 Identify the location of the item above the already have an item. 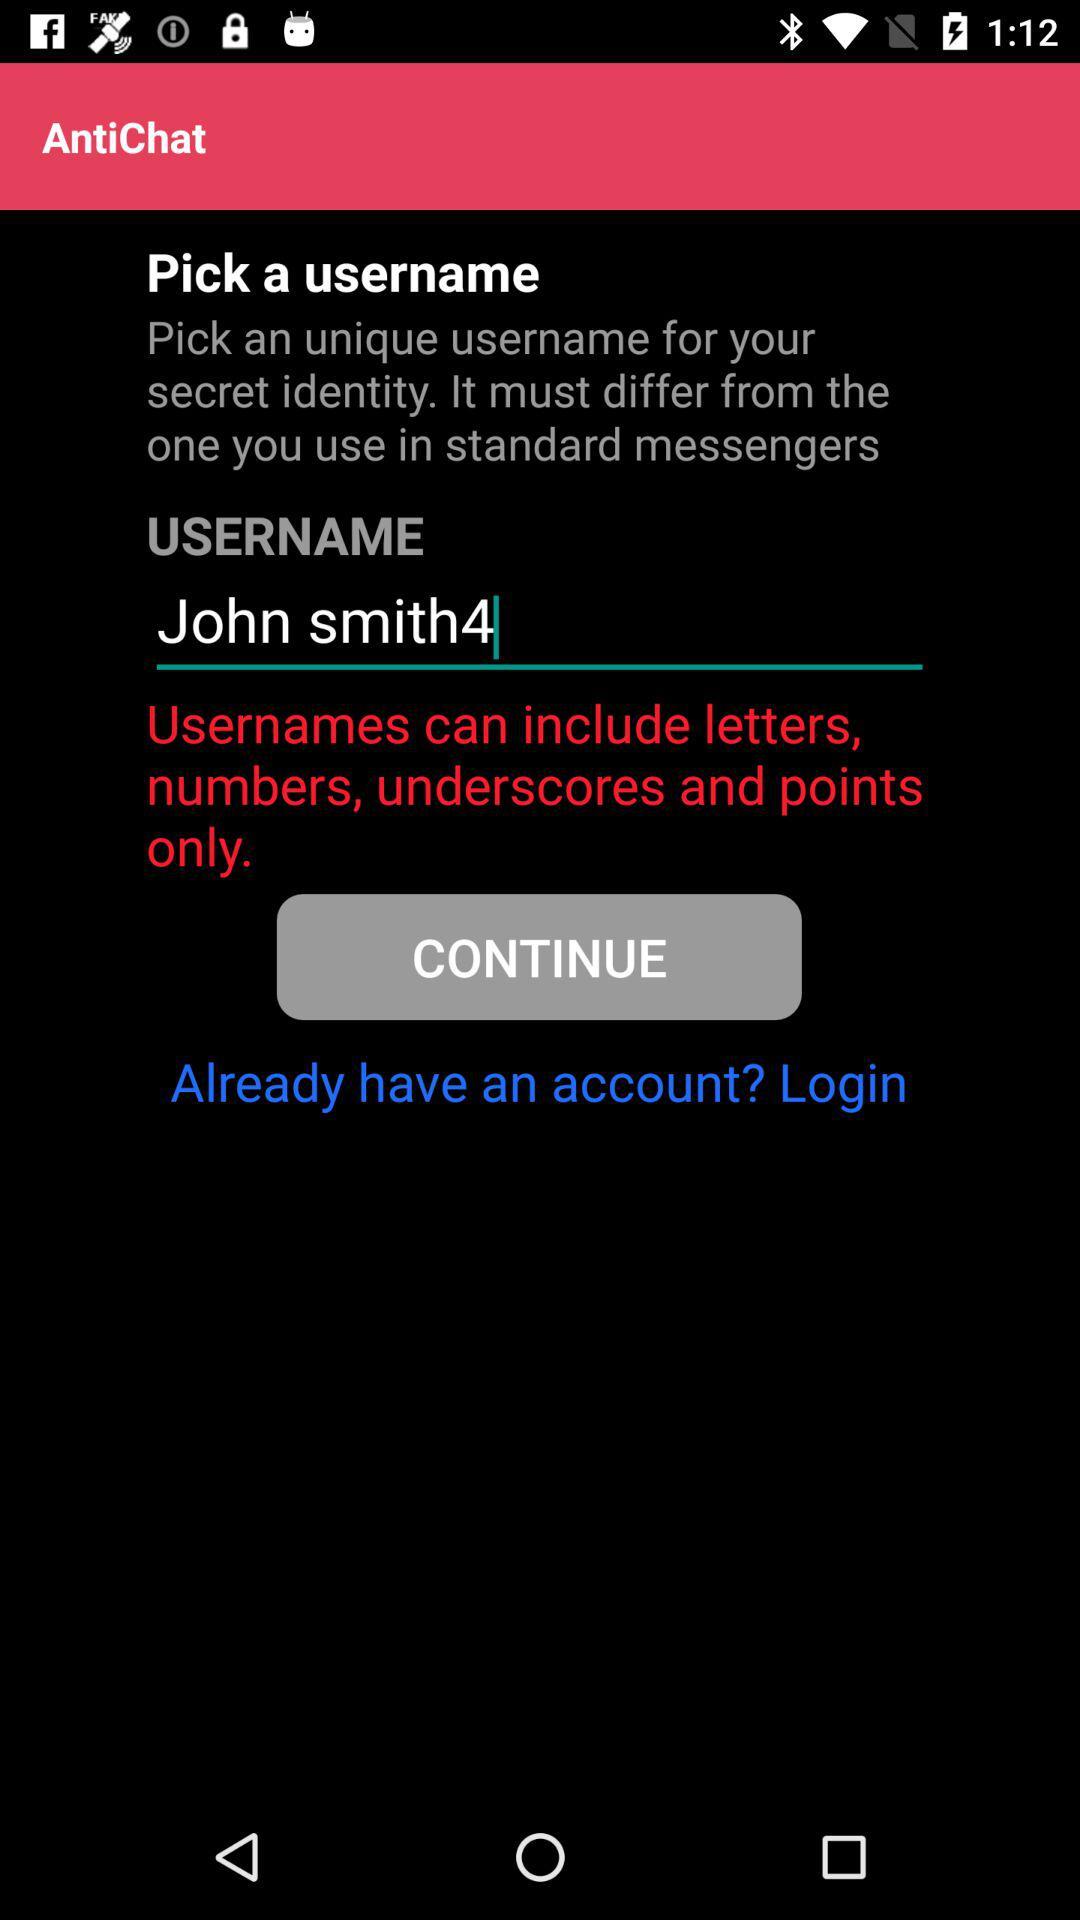
(538, 955).